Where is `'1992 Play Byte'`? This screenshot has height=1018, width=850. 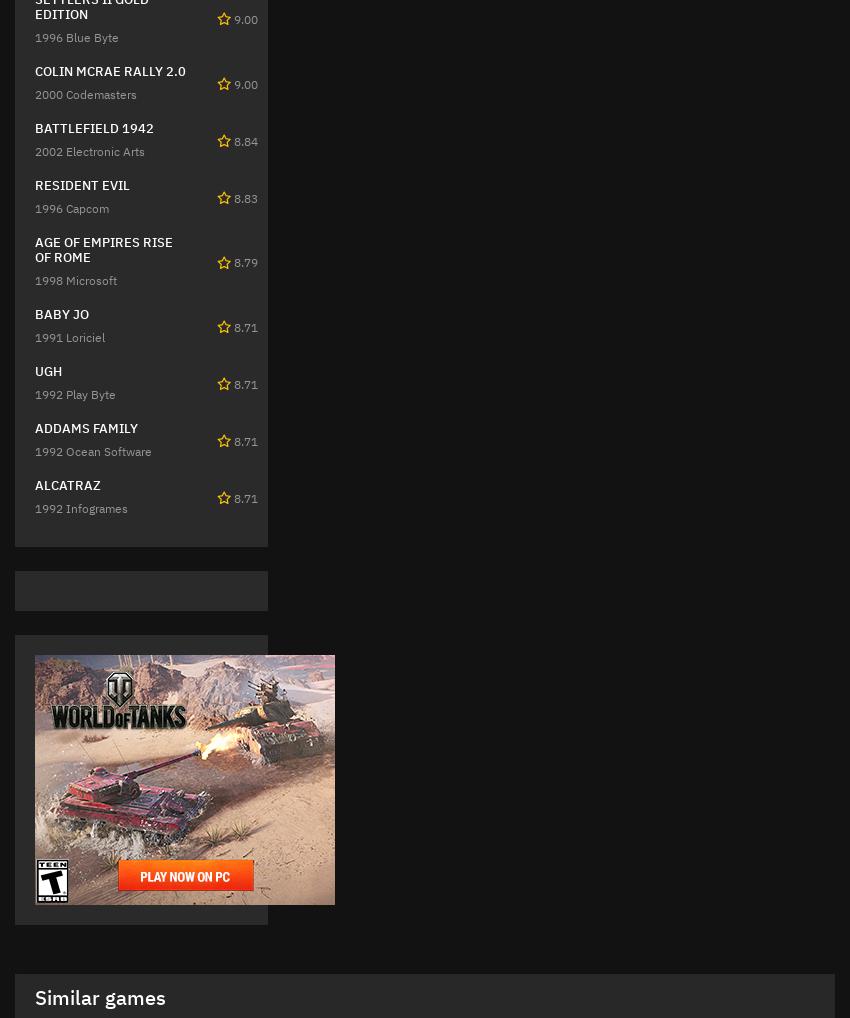
'1992 Play Byte' is located at coordinates (75, 394).